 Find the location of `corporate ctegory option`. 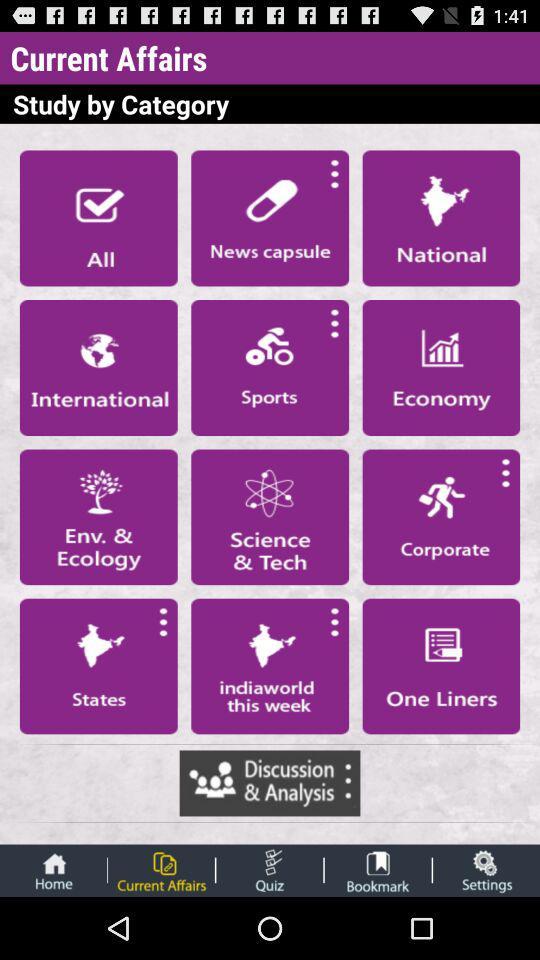

corporate ctegory option is located at coordinates (441, 516).